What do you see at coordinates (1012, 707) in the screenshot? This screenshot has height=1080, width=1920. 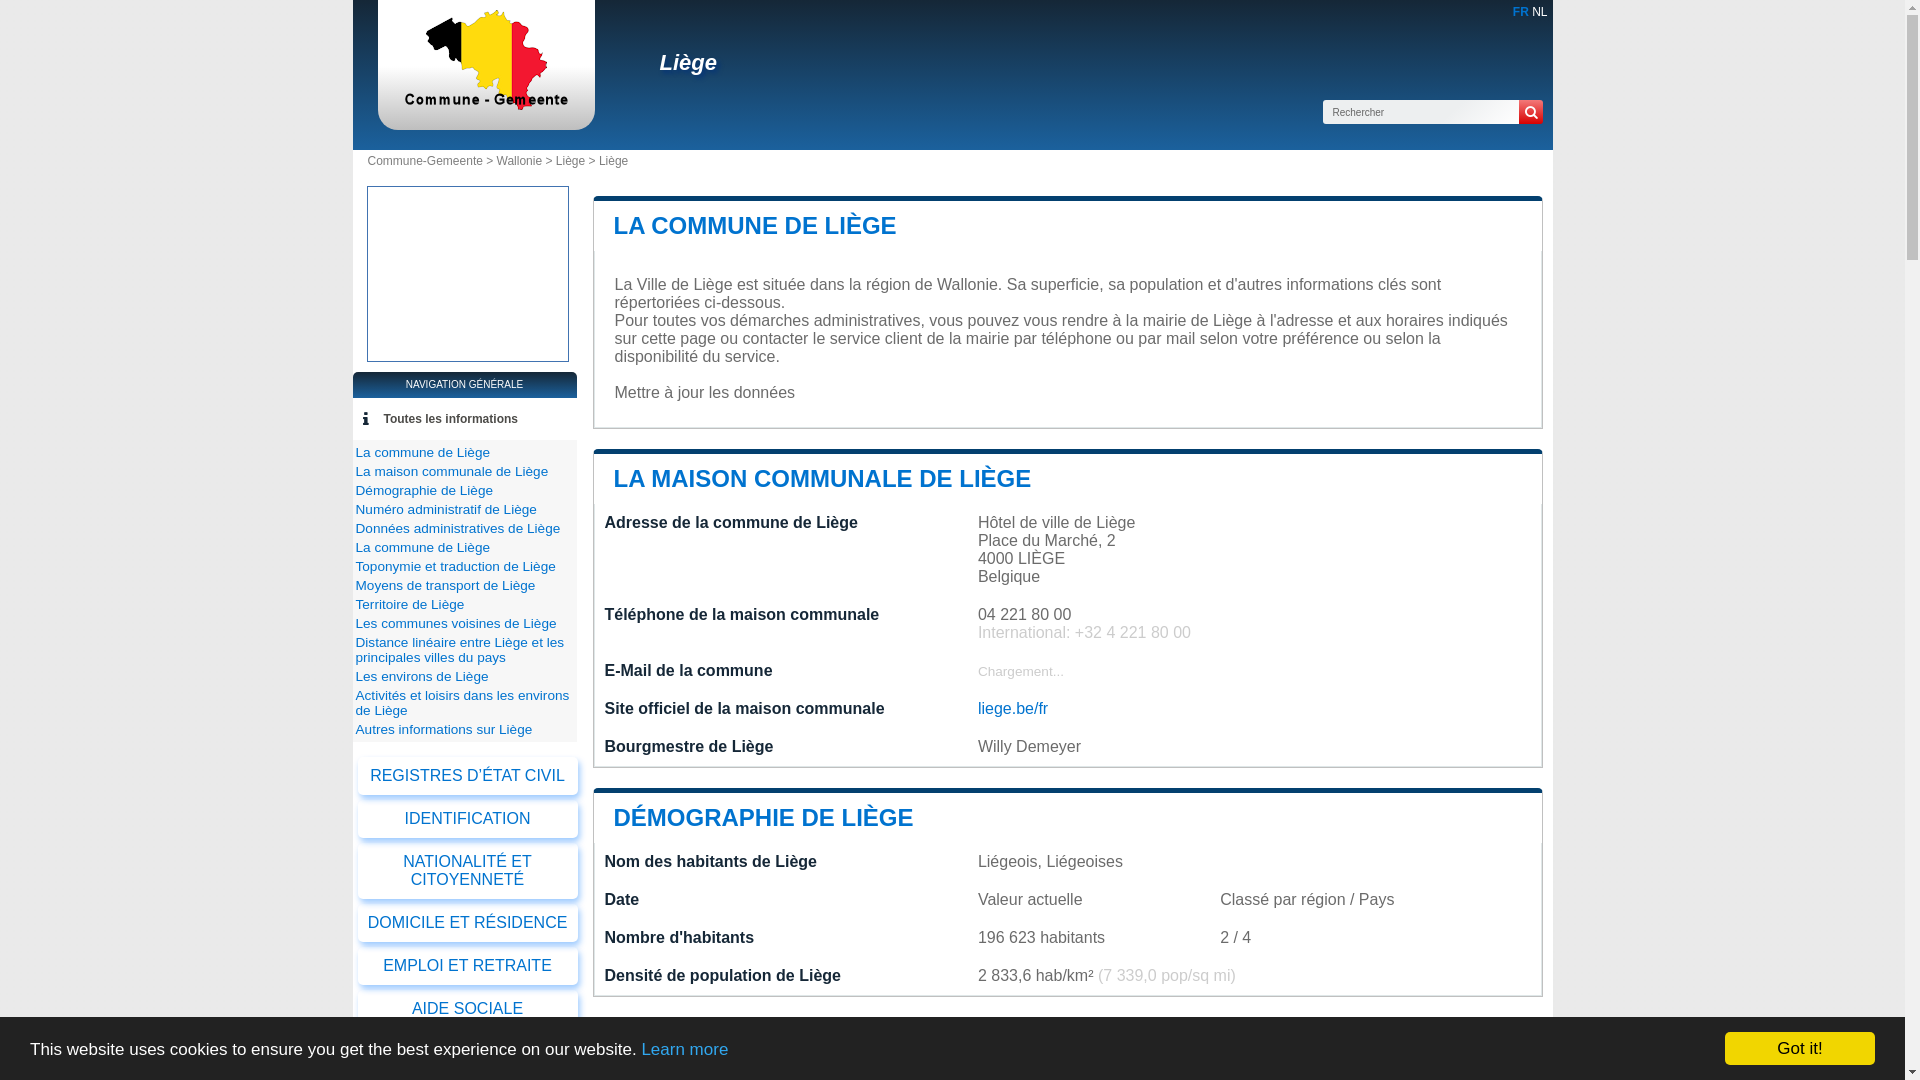 I see `'liege.be/fr'` at bounding box center [1012, 707].